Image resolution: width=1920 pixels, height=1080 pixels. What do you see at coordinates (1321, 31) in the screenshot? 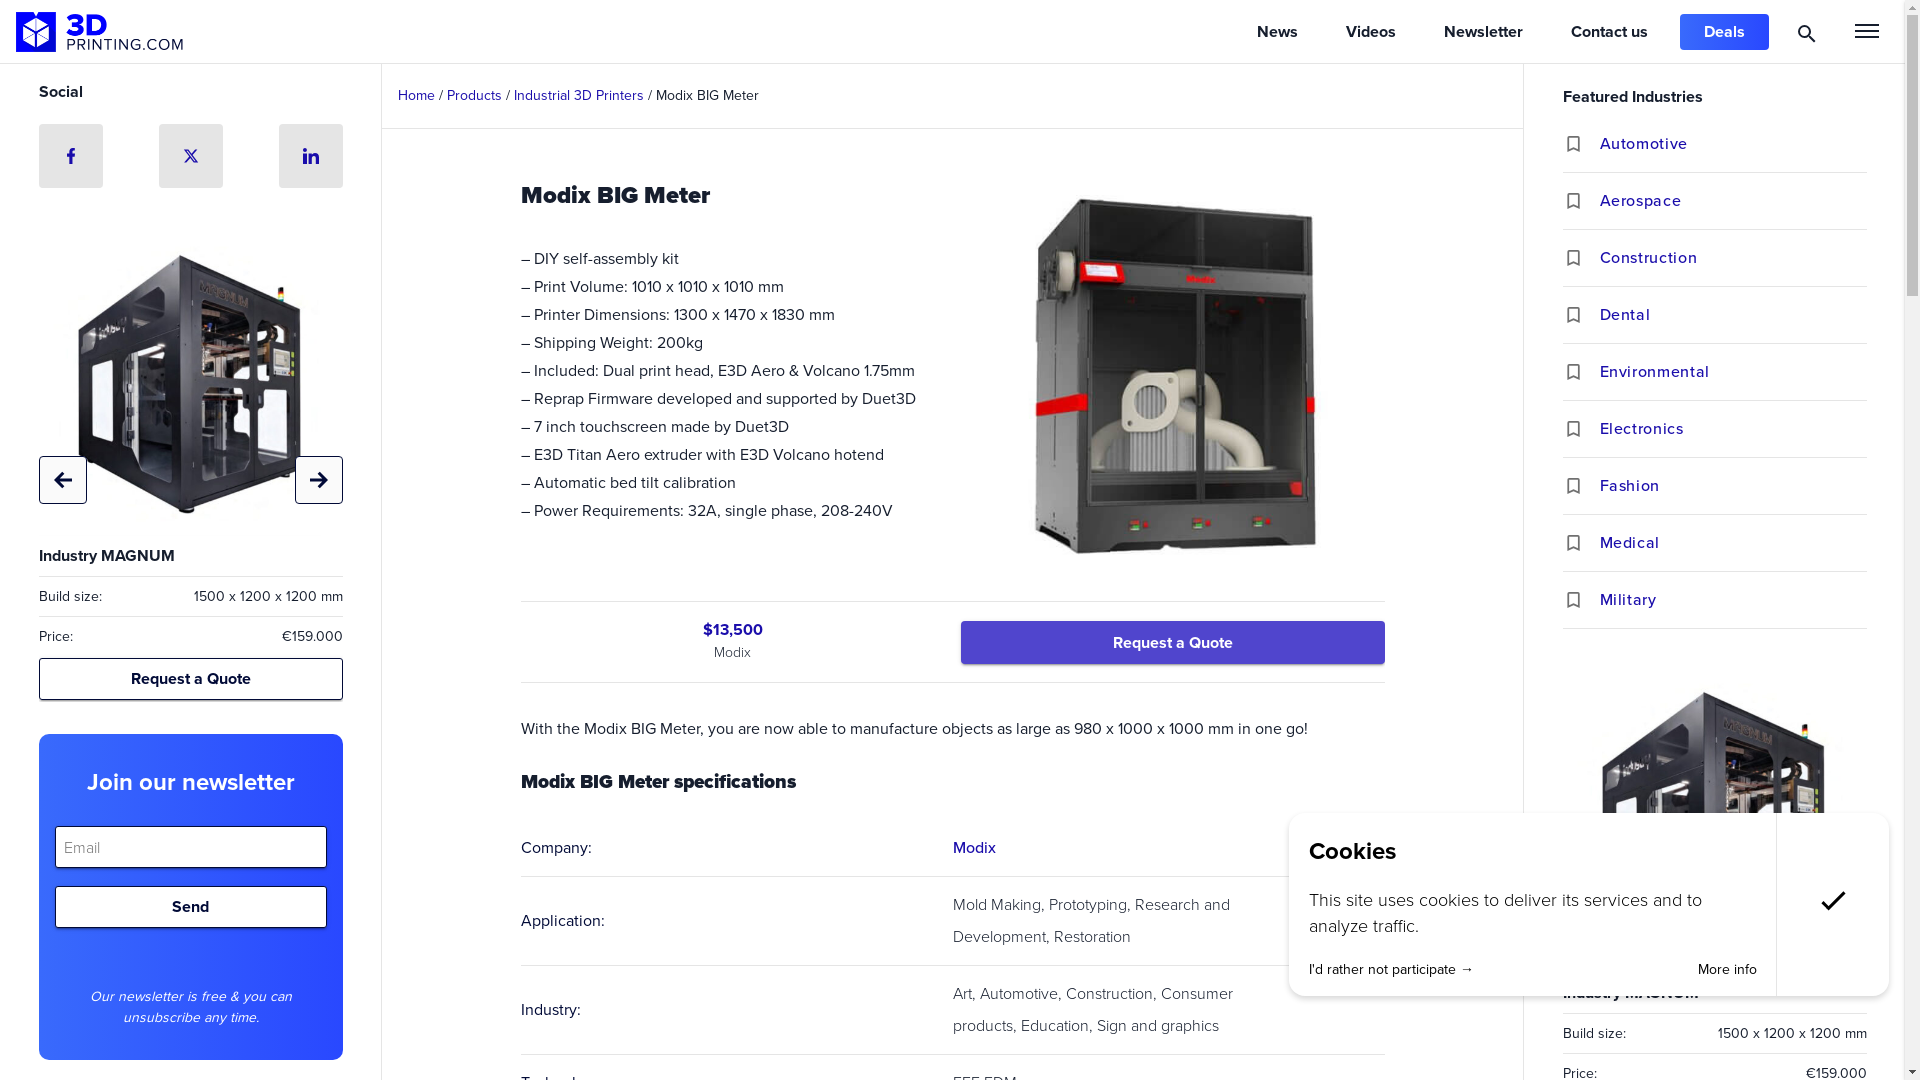
I see `'Videos'` at bounding box center [1321, 31].